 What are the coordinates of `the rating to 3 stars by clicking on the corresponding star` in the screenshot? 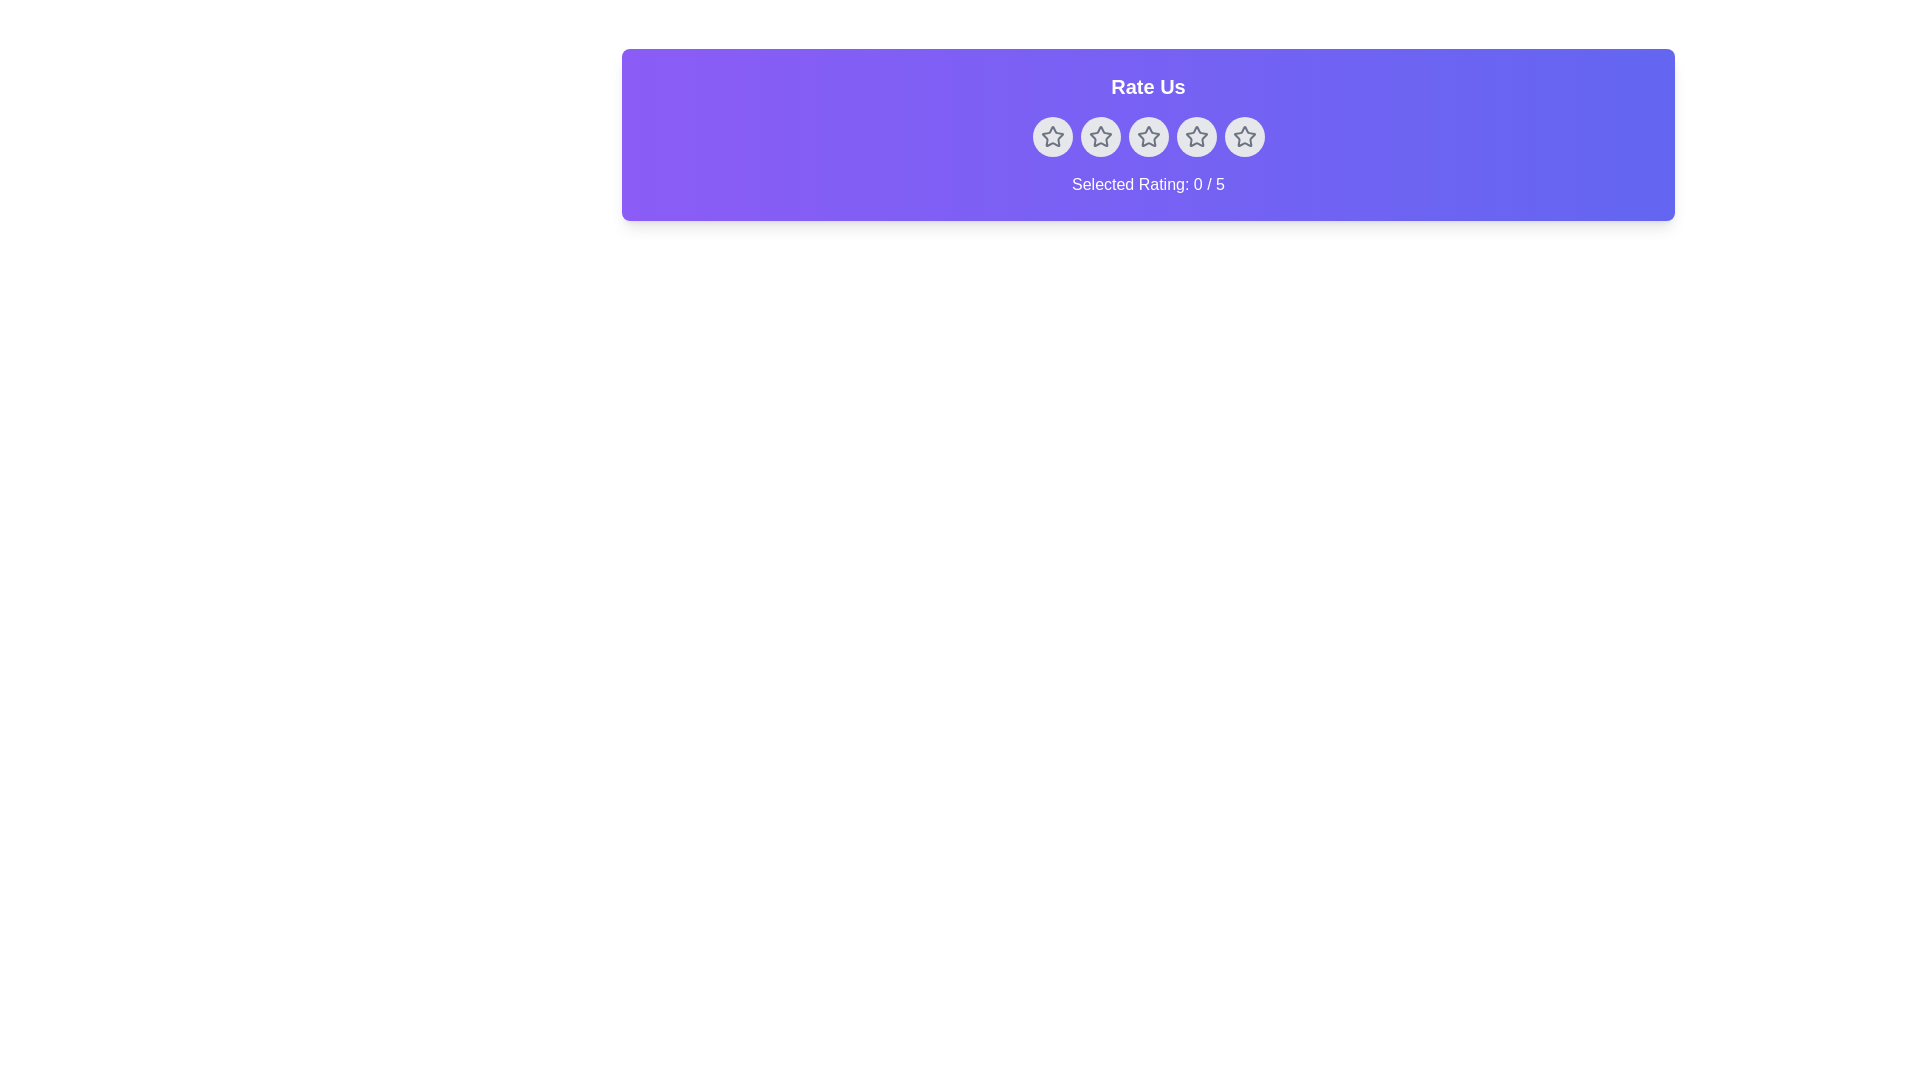 It's located at (1148, 136).